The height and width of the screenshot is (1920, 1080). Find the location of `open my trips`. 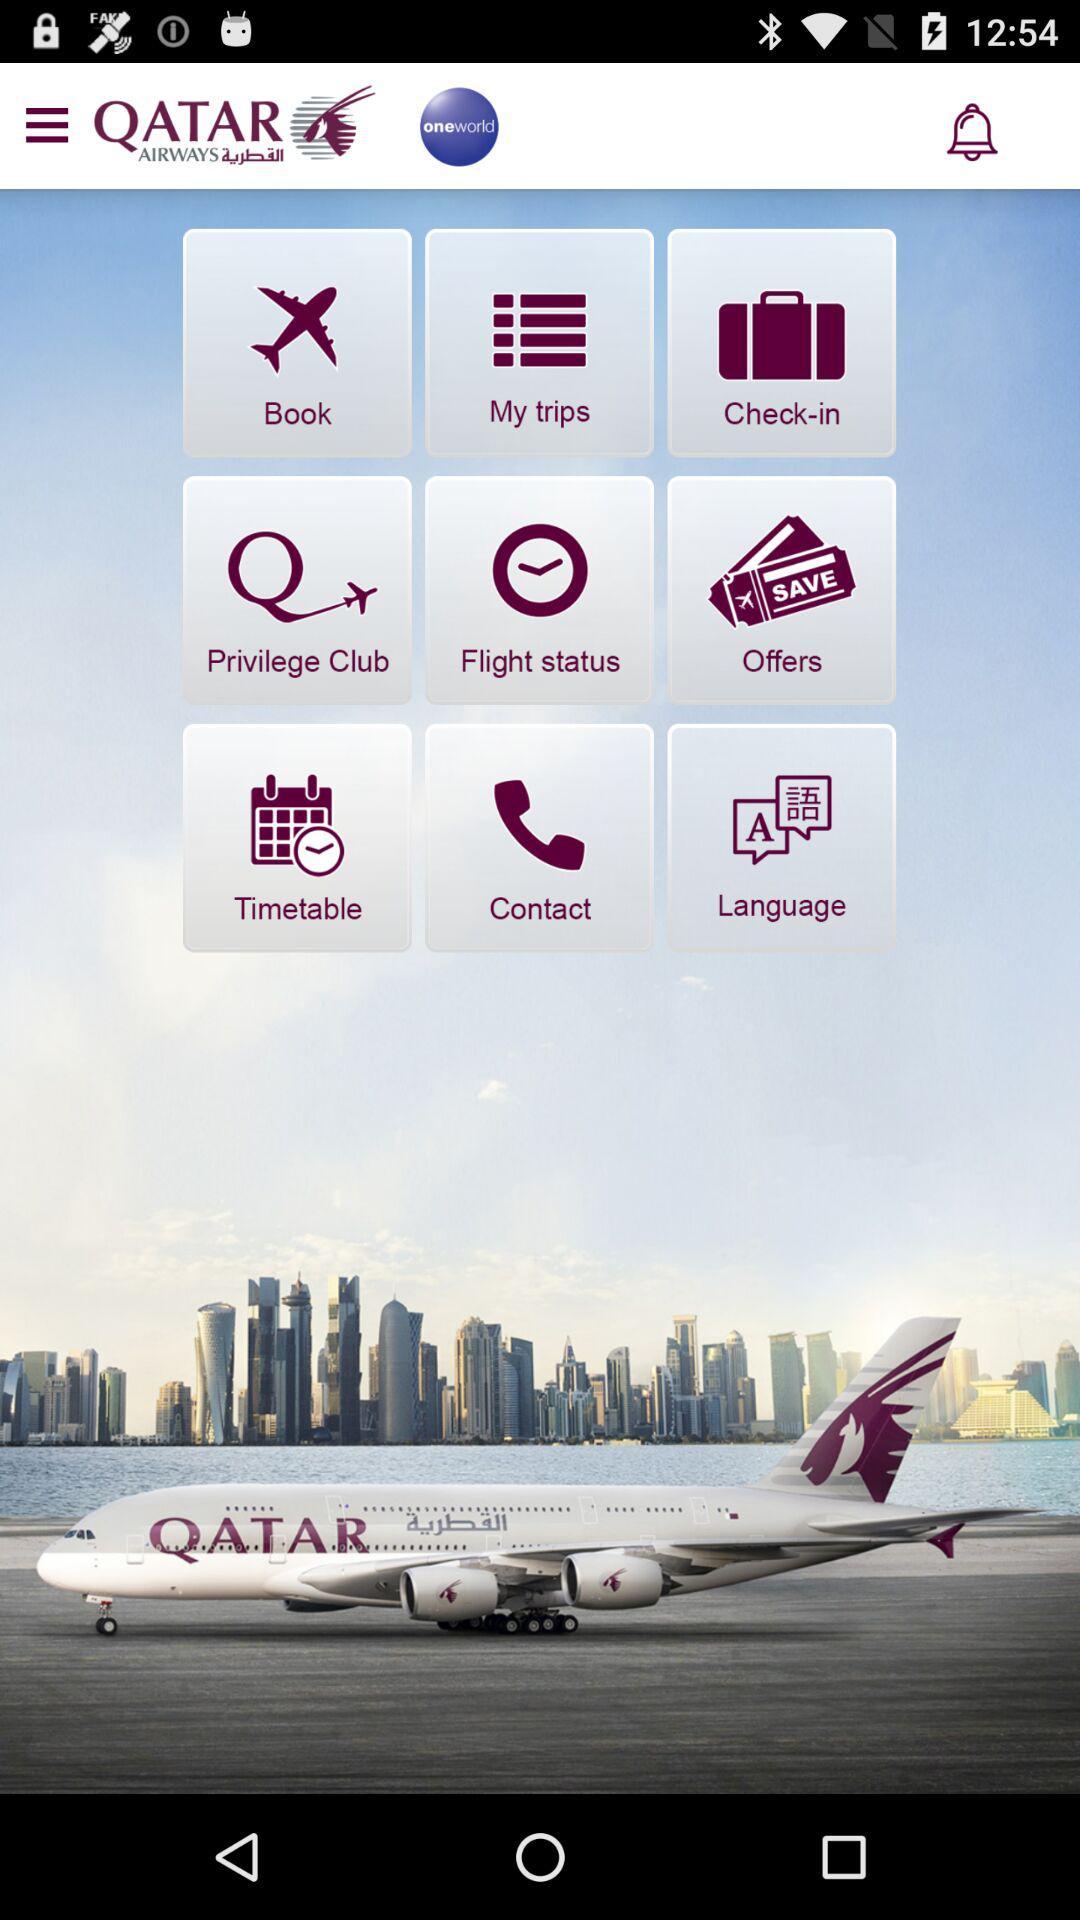

open my trips is located at coordinates (538, 343).